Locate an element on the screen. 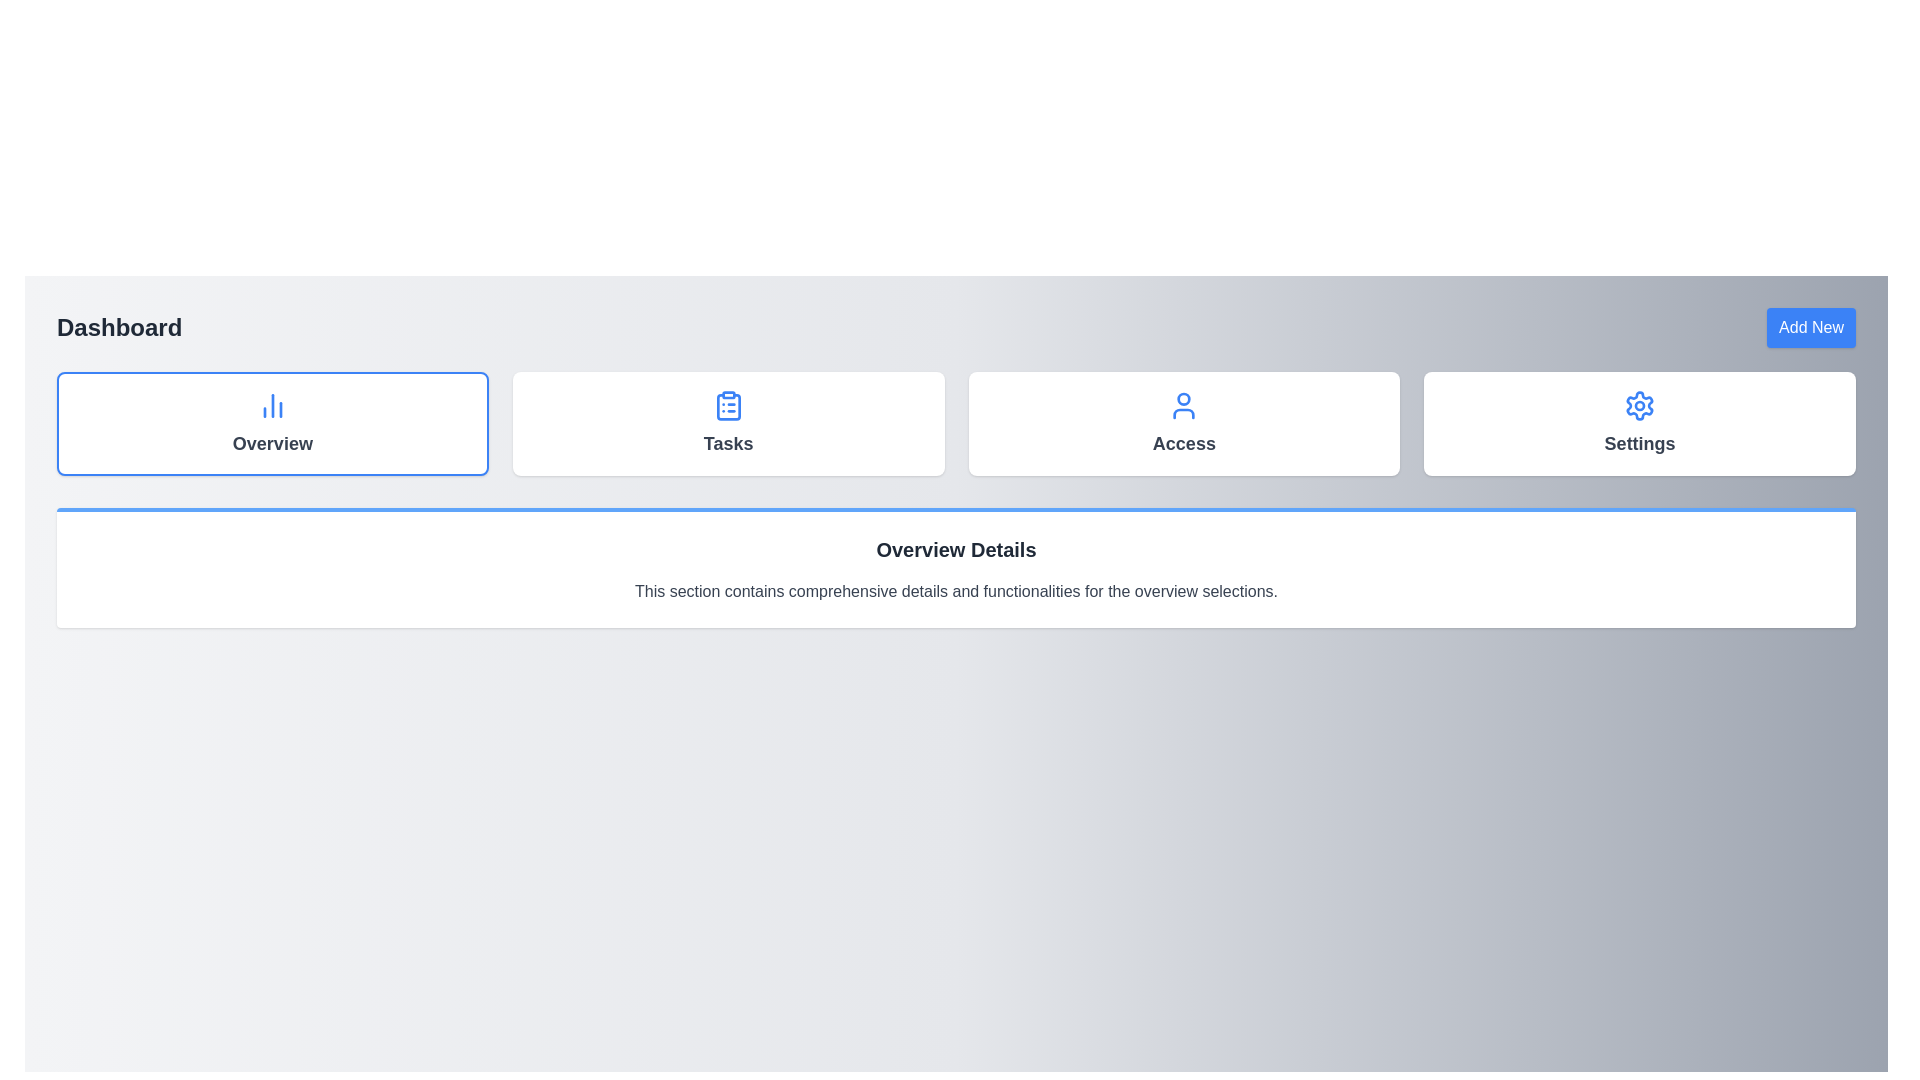  the 'Access' button, which is the third button in a sequence of four buttons arranged horizontally, located between the 'Tasks' button and the 'Settings' button is located at coordinates (1184, 423).